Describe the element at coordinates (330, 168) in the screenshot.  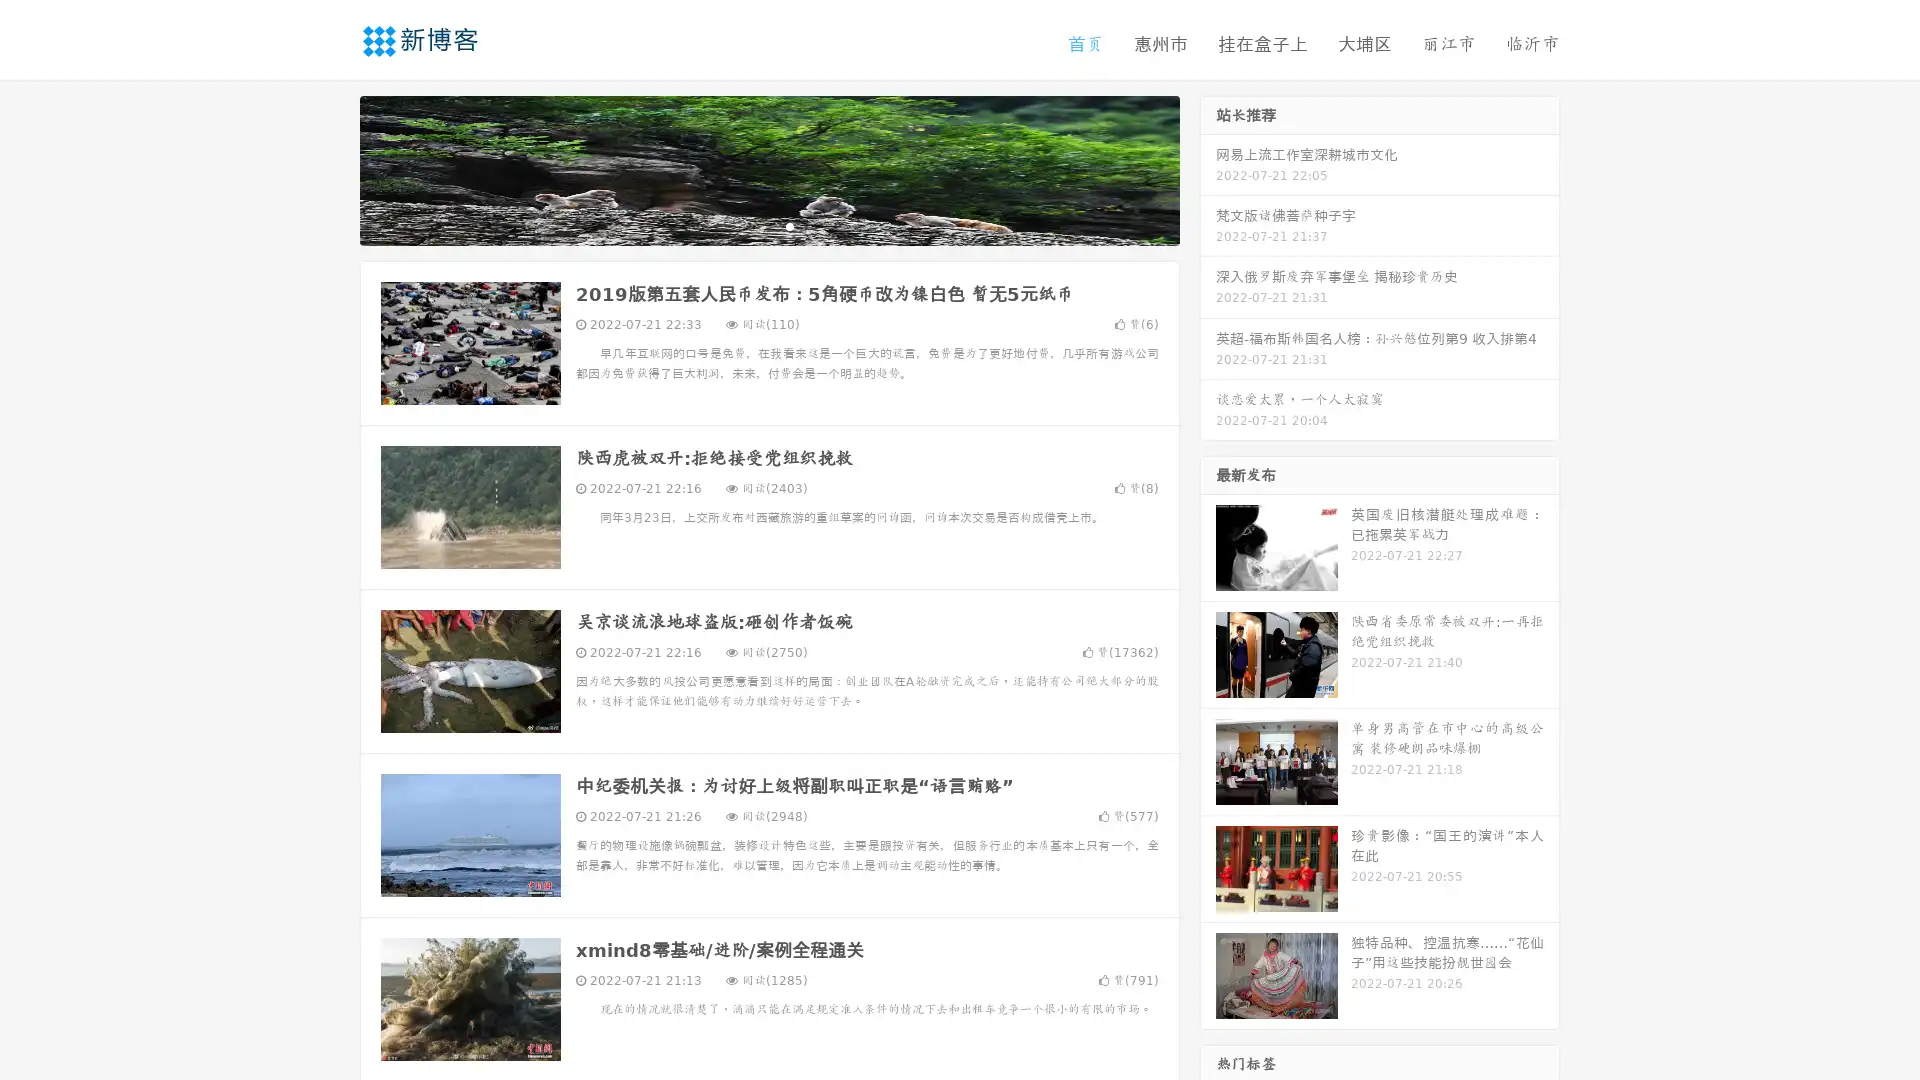
I see `Previous slide` at that location.